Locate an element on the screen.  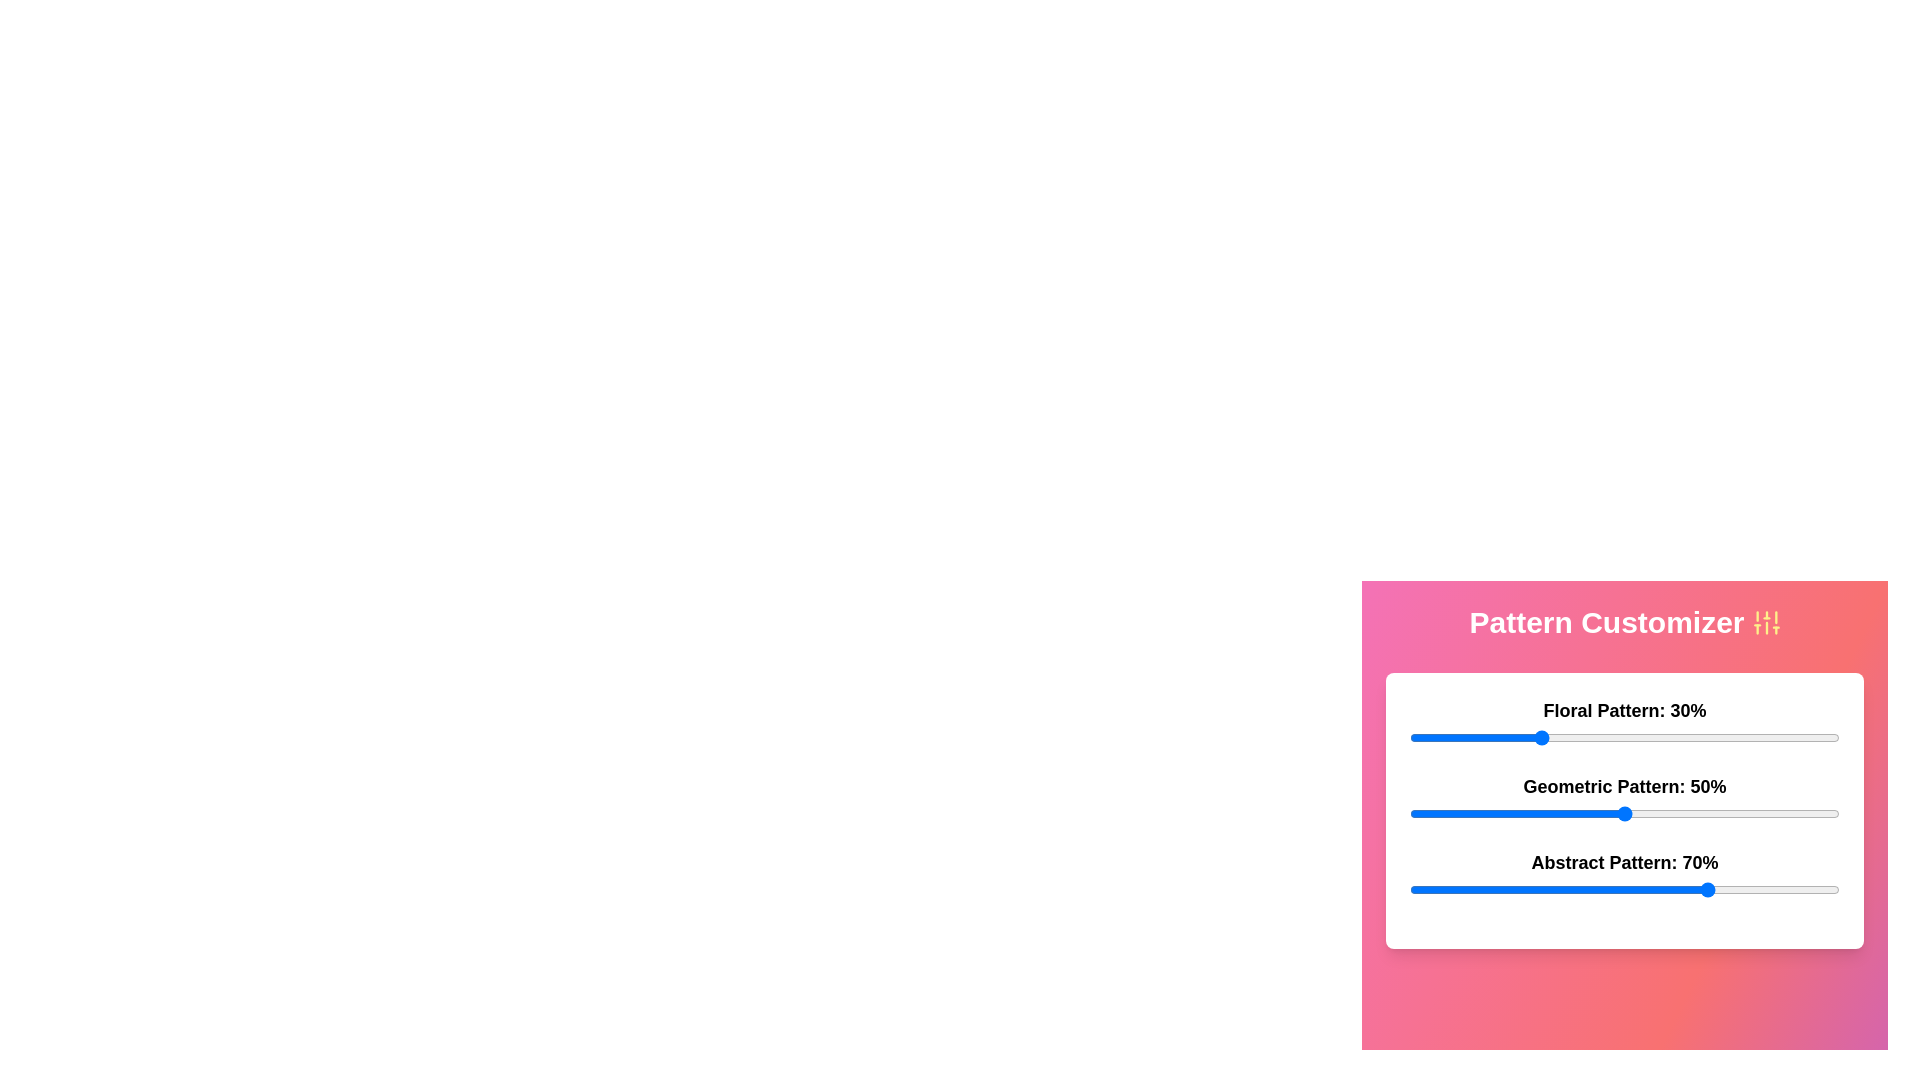
the header text 'Pattern Customizer' to simulate user interaction is located at coordinates (1625, 622).